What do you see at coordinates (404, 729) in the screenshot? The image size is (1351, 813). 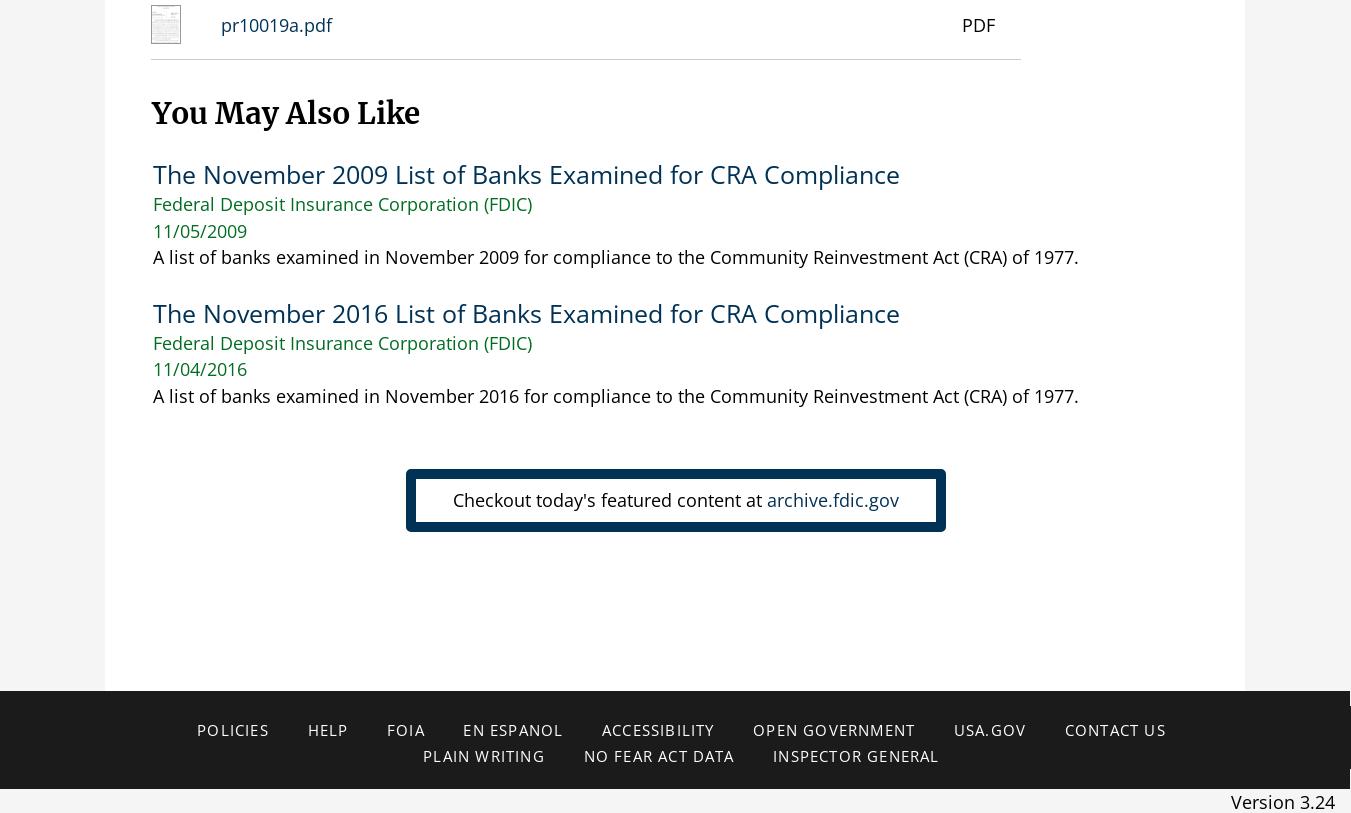 I see `'FOIA'` at bounding box center [404, 729].